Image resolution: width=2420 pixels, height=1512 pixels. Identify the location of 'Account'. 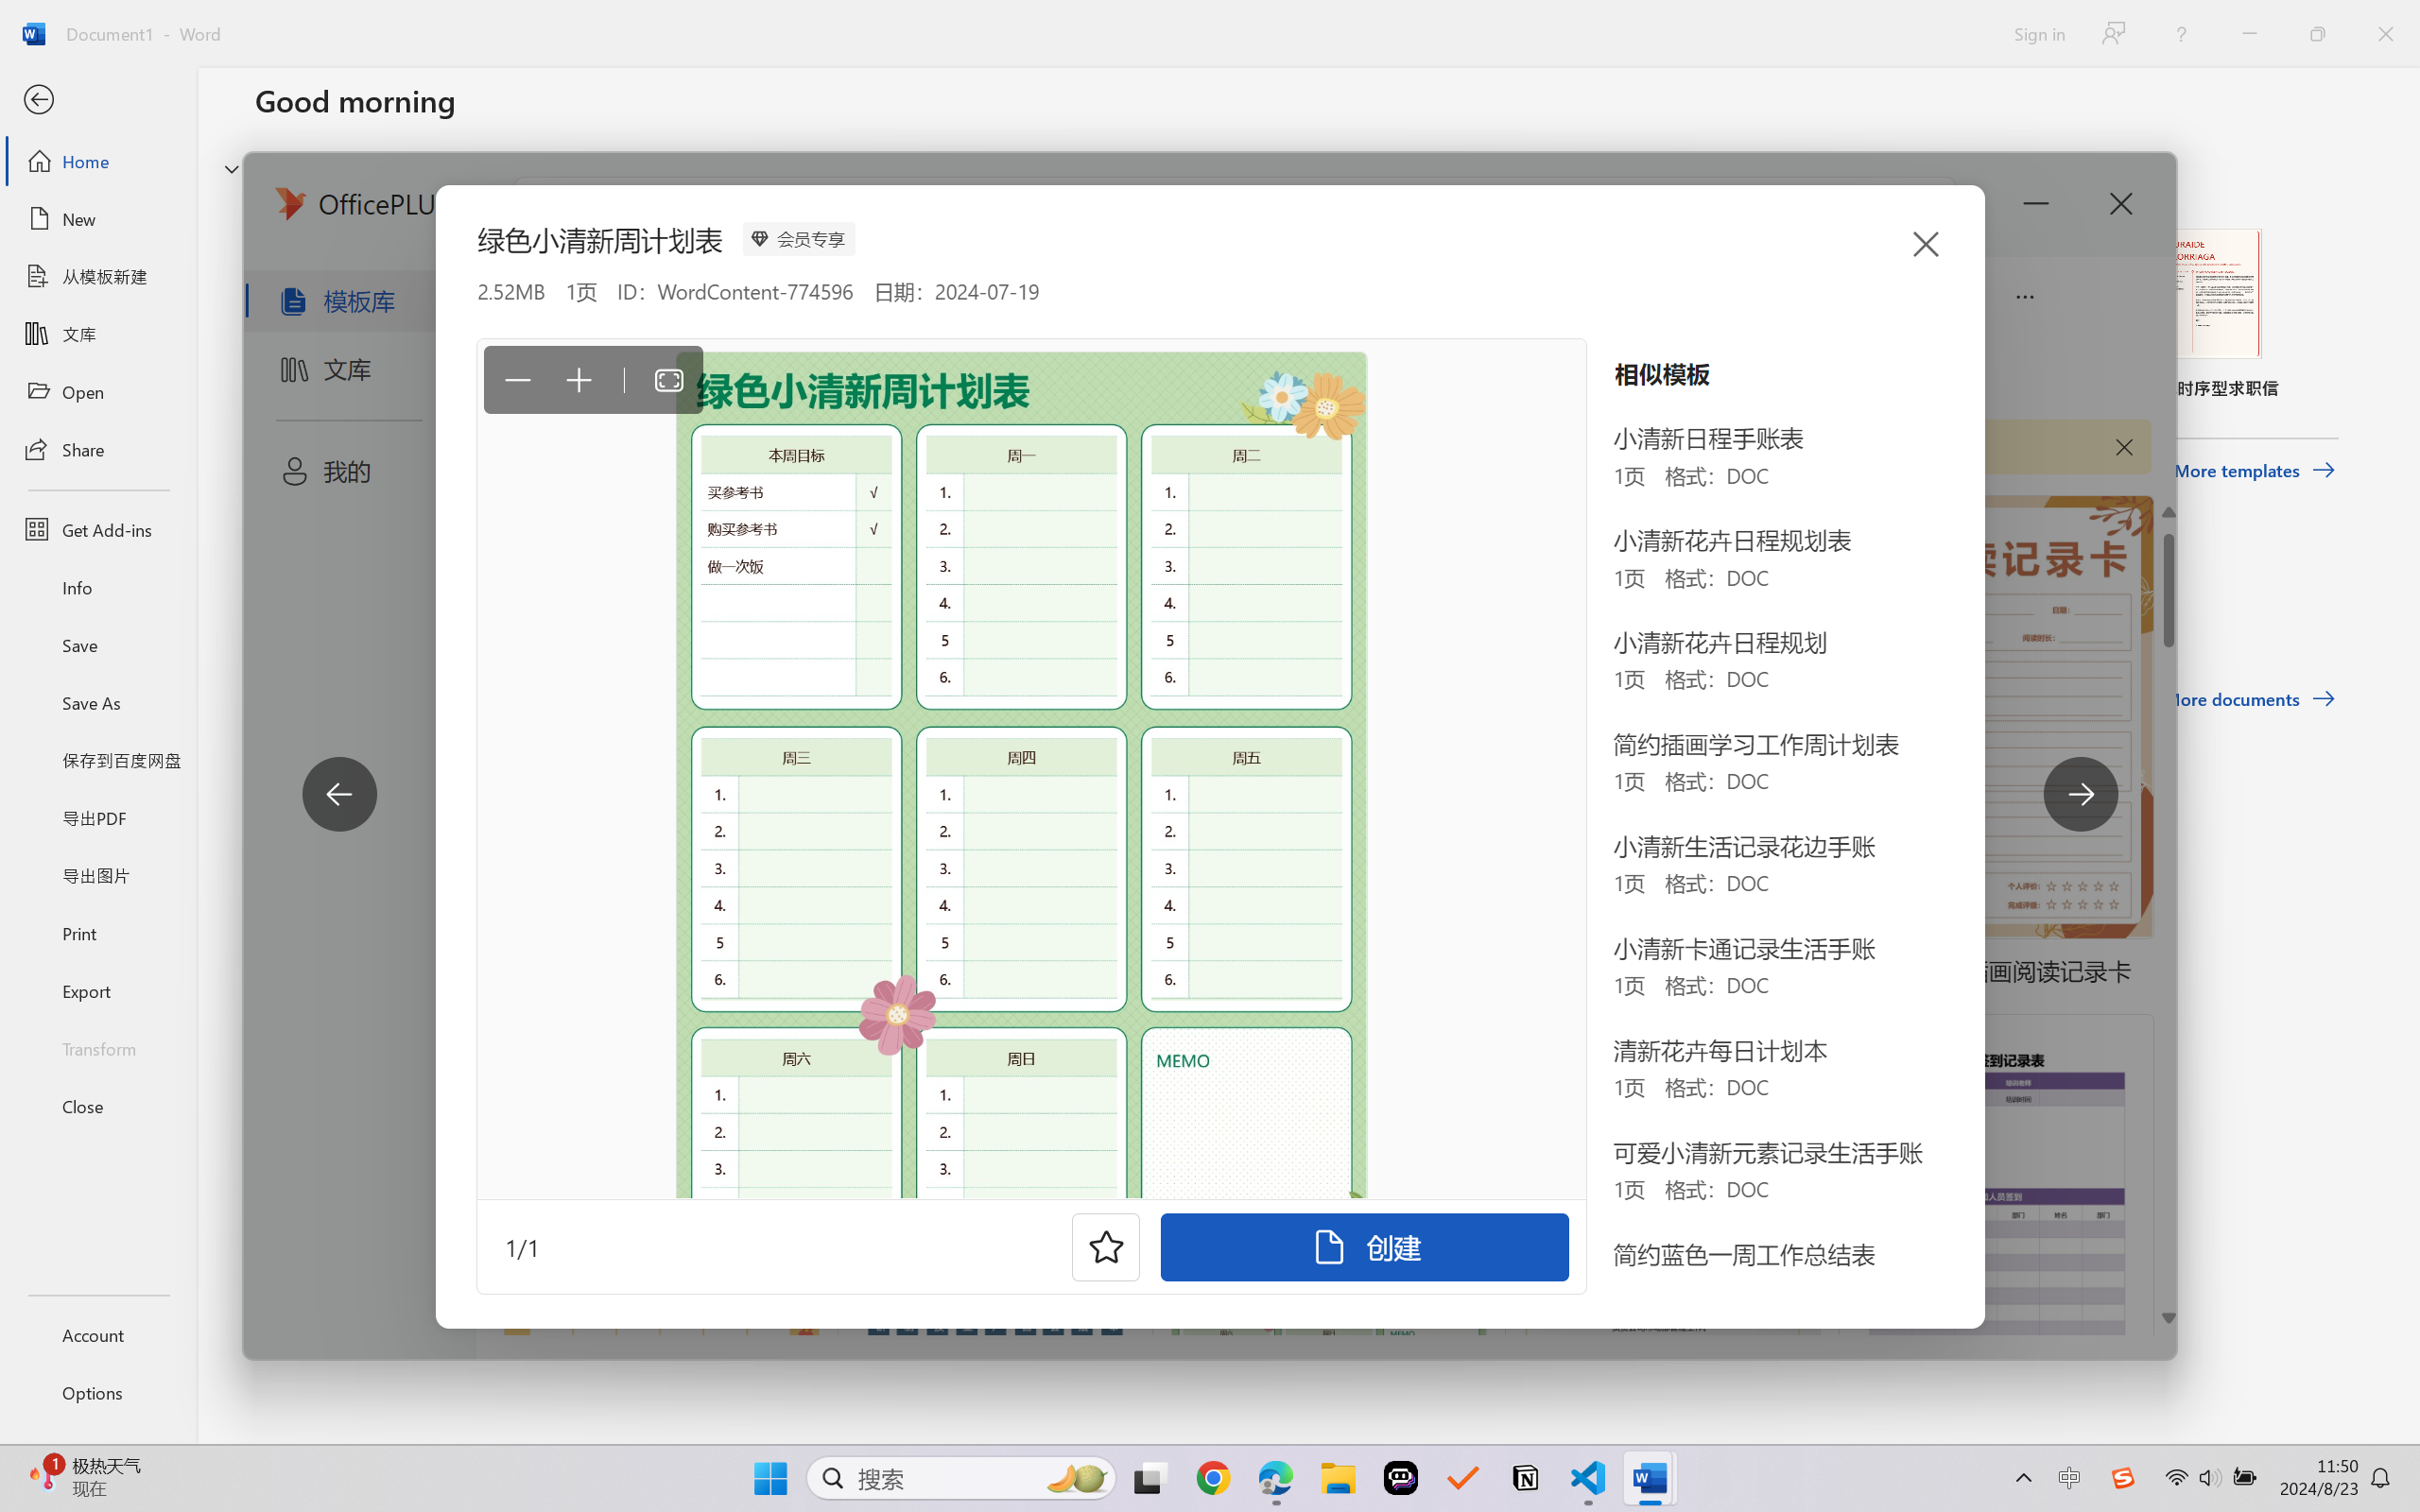
(97, 1334).